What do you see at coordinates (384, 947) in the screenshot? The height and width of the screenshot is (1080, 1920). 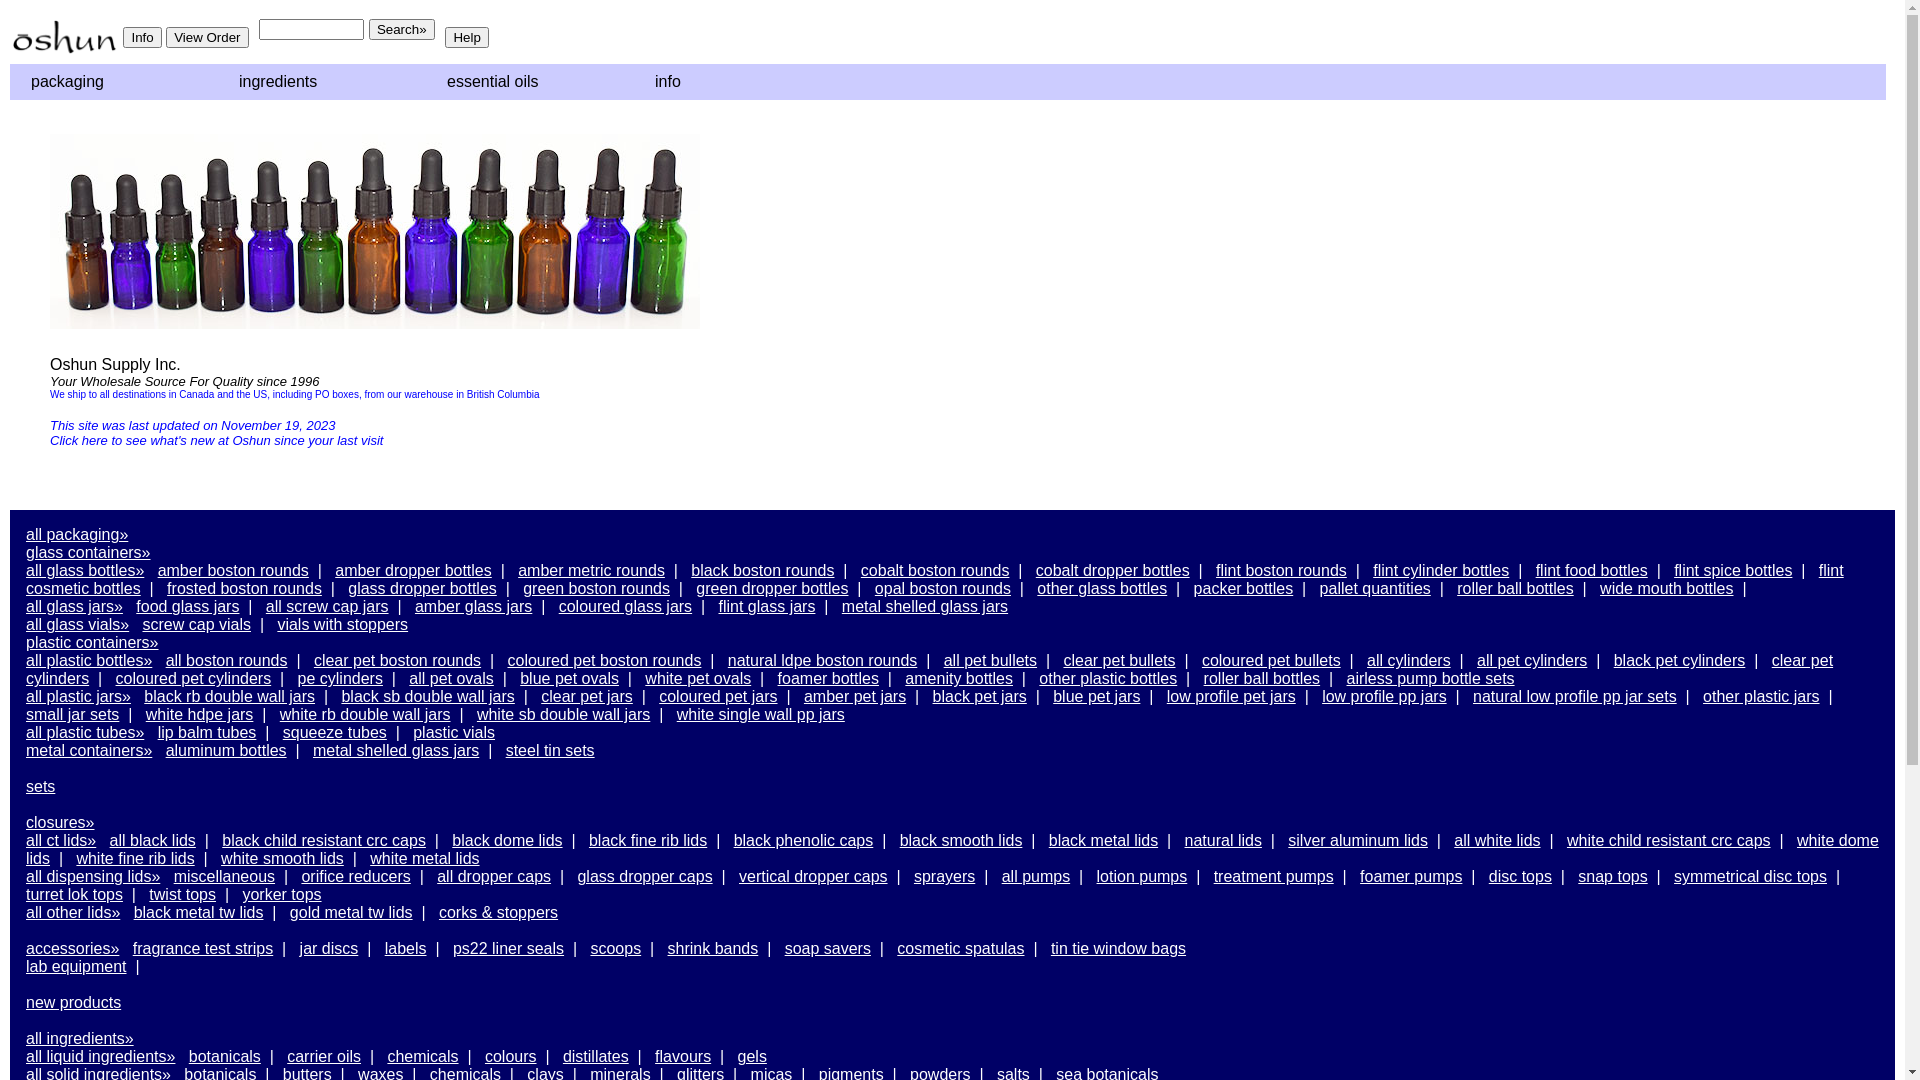 I see `'labels'` at bounding box center [384, 947].